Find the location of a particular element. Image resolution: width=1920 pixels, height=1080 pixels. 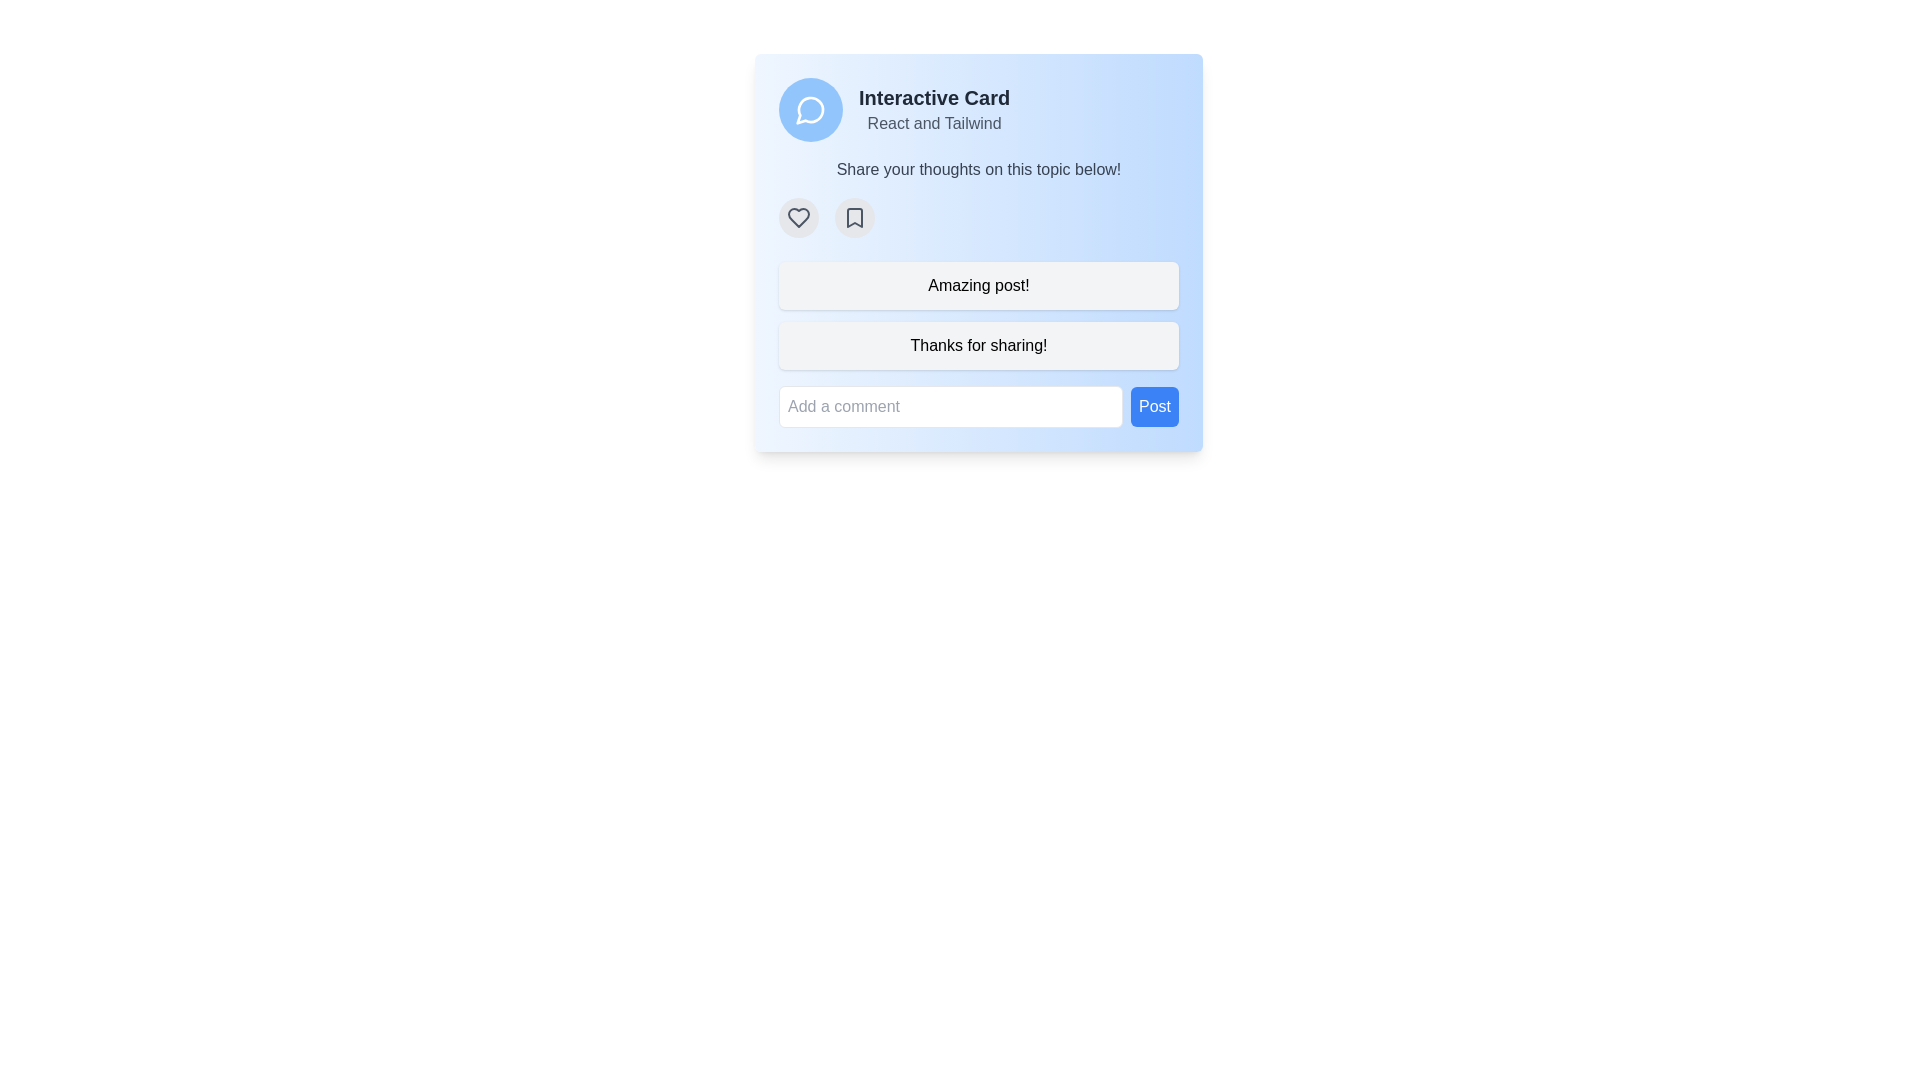

the bookmark icon (SVG) which indicates the functionality of saving or marking content for later reference, positioned to the right of the heart-shaped icon within the interactive card interface is located at coordinates (854, 218).